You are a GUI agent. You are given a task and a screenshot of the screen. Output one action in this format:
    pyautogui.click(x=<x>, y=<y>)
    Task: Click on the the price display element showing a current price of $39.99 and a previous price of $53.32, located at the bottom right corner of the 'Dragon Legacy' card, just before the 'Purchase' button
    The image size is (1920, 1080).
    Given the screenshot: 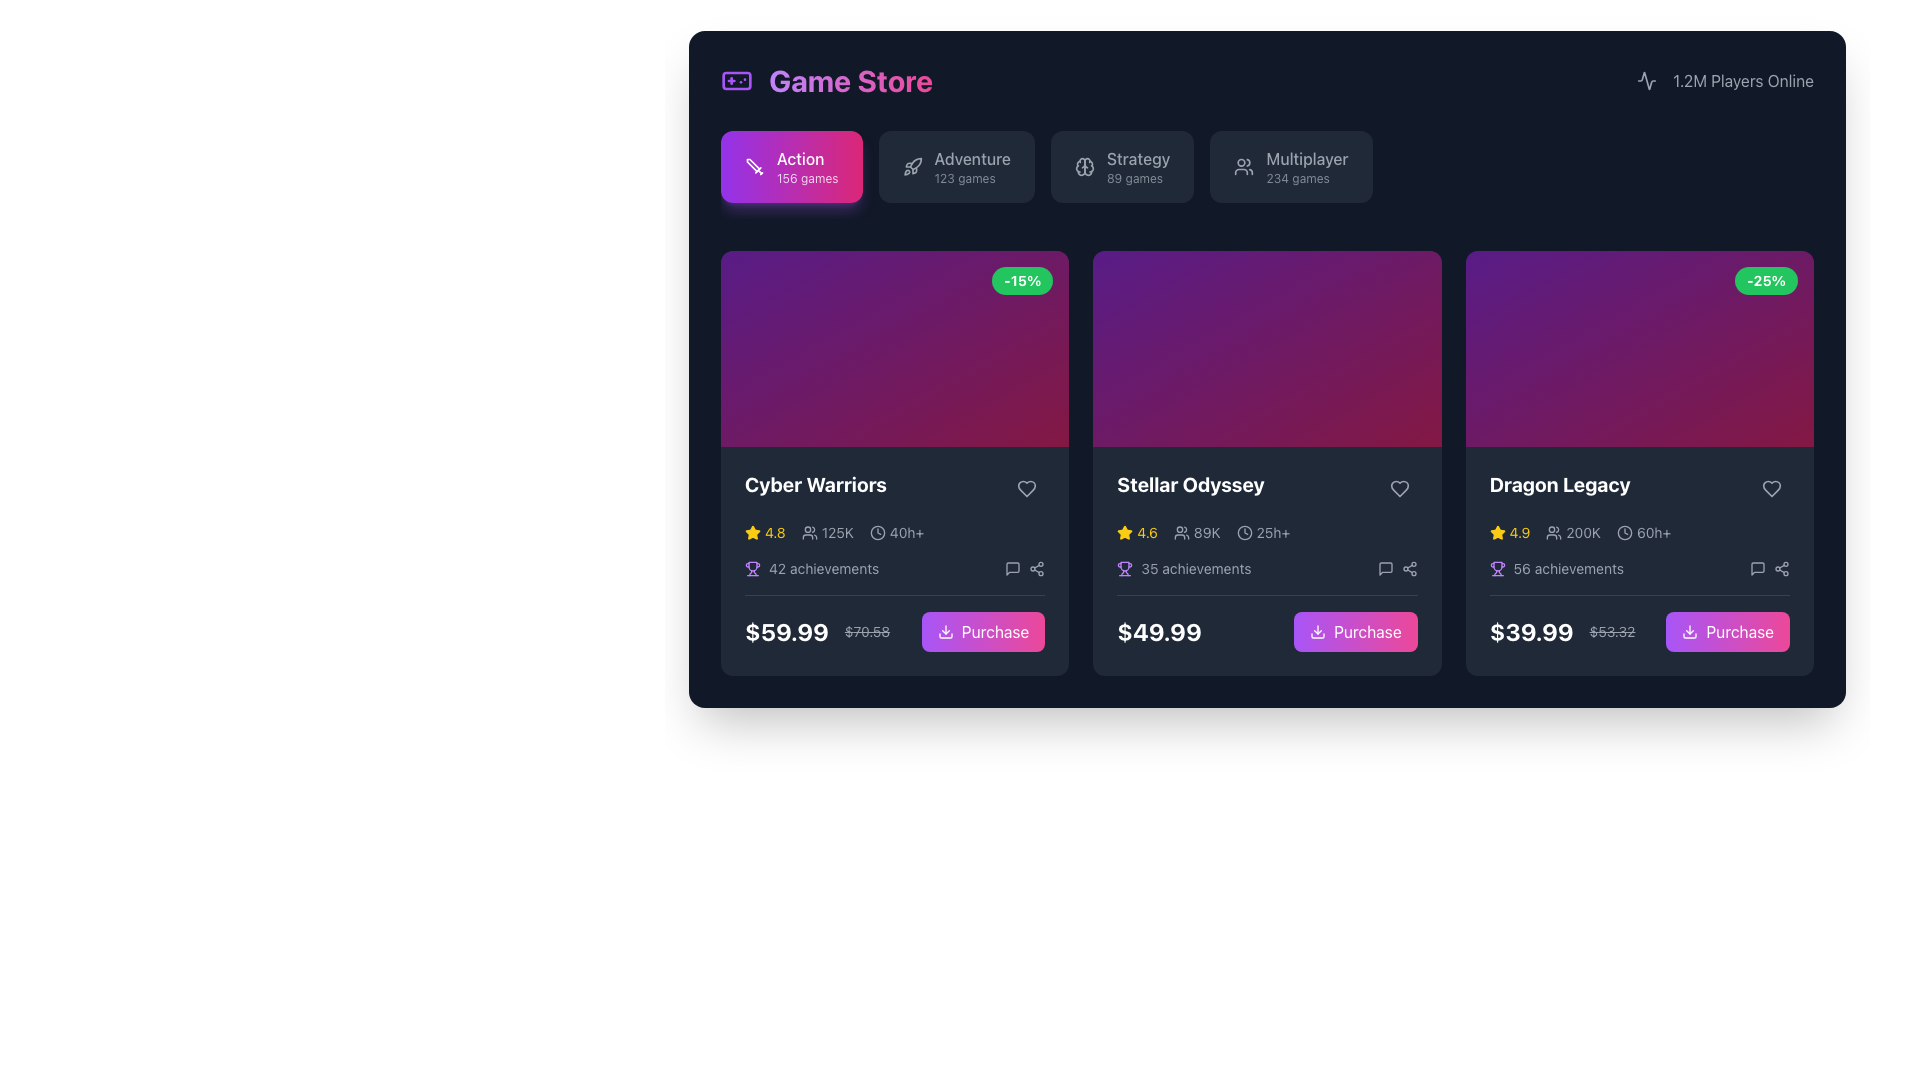 What is the action you would take?
    pyautogui.click(x=1561, y=631)
    